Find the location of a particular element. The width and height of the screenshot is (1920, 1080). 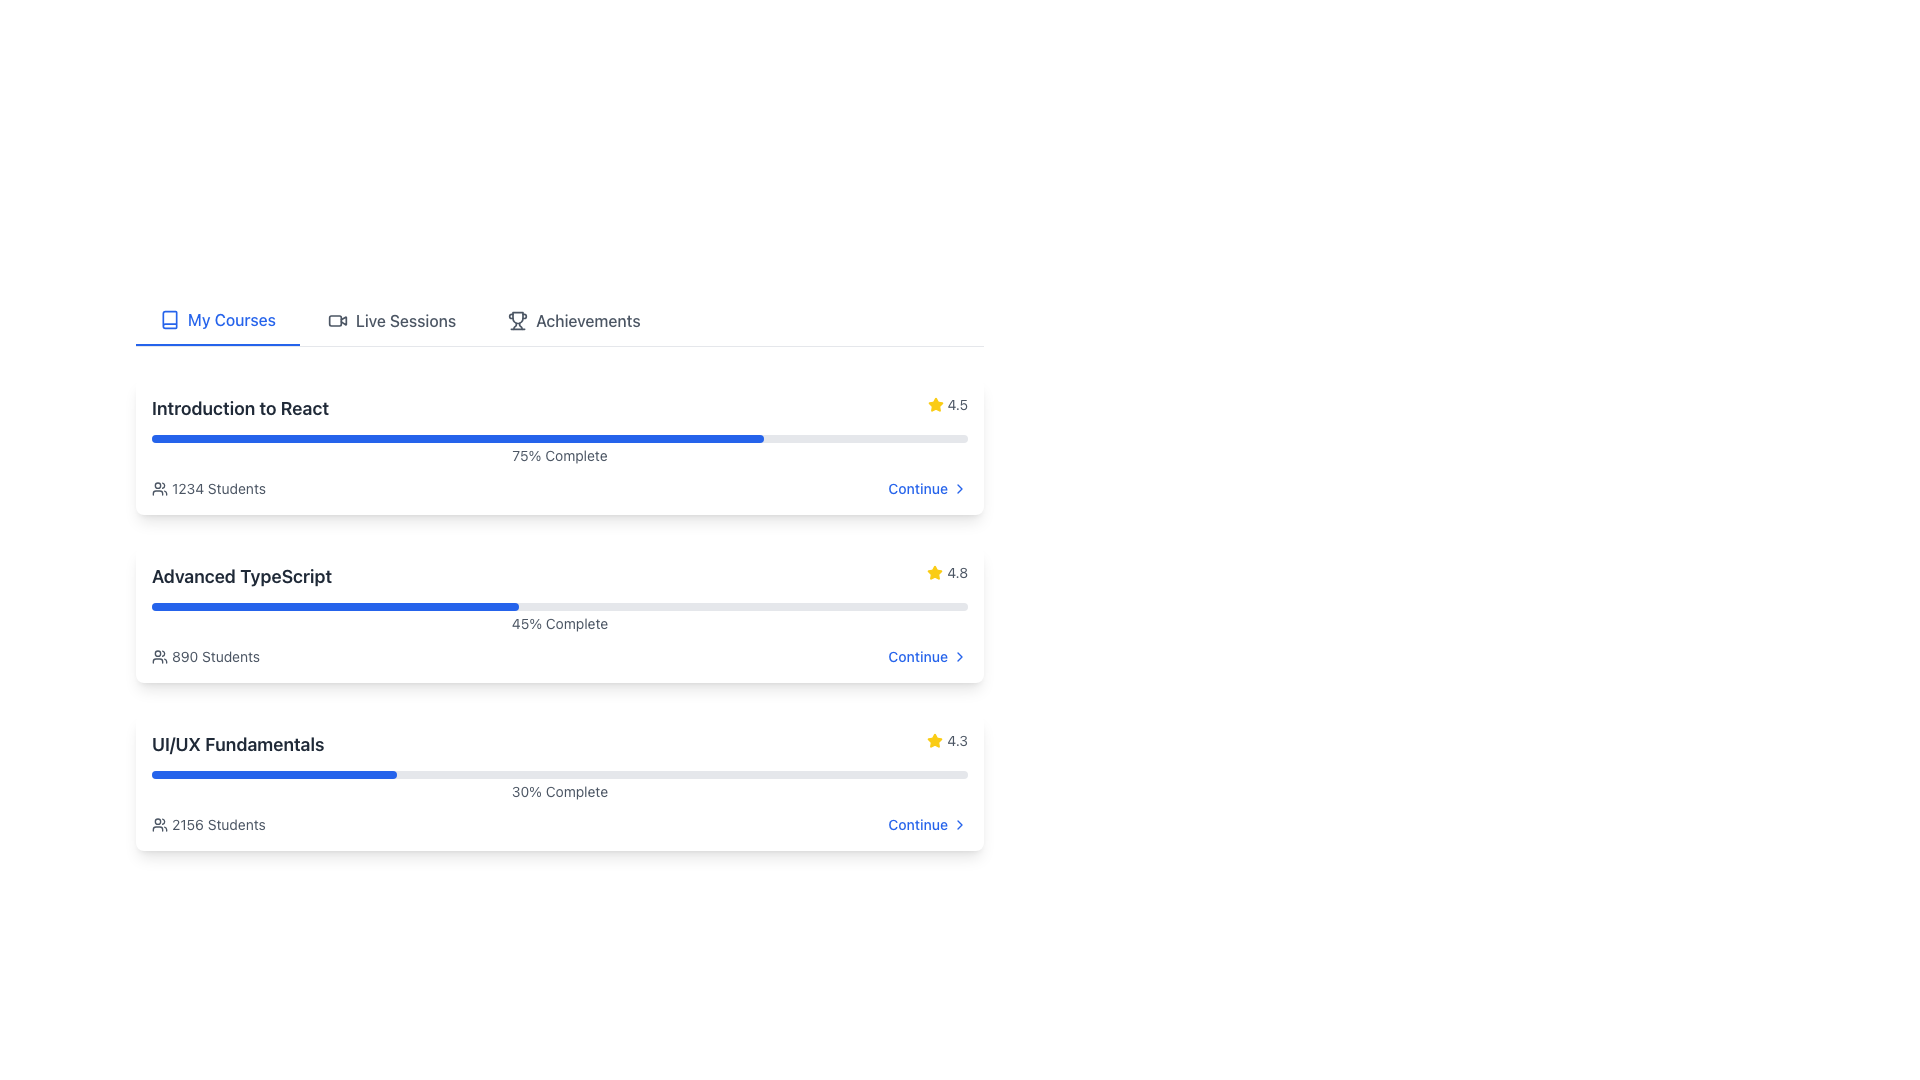

the SVG icon representing a group of users, which is dark gray and positioned to the left of the text '1234 Students' in the 'Introduction to React' section is located at coordinates (158, 489).